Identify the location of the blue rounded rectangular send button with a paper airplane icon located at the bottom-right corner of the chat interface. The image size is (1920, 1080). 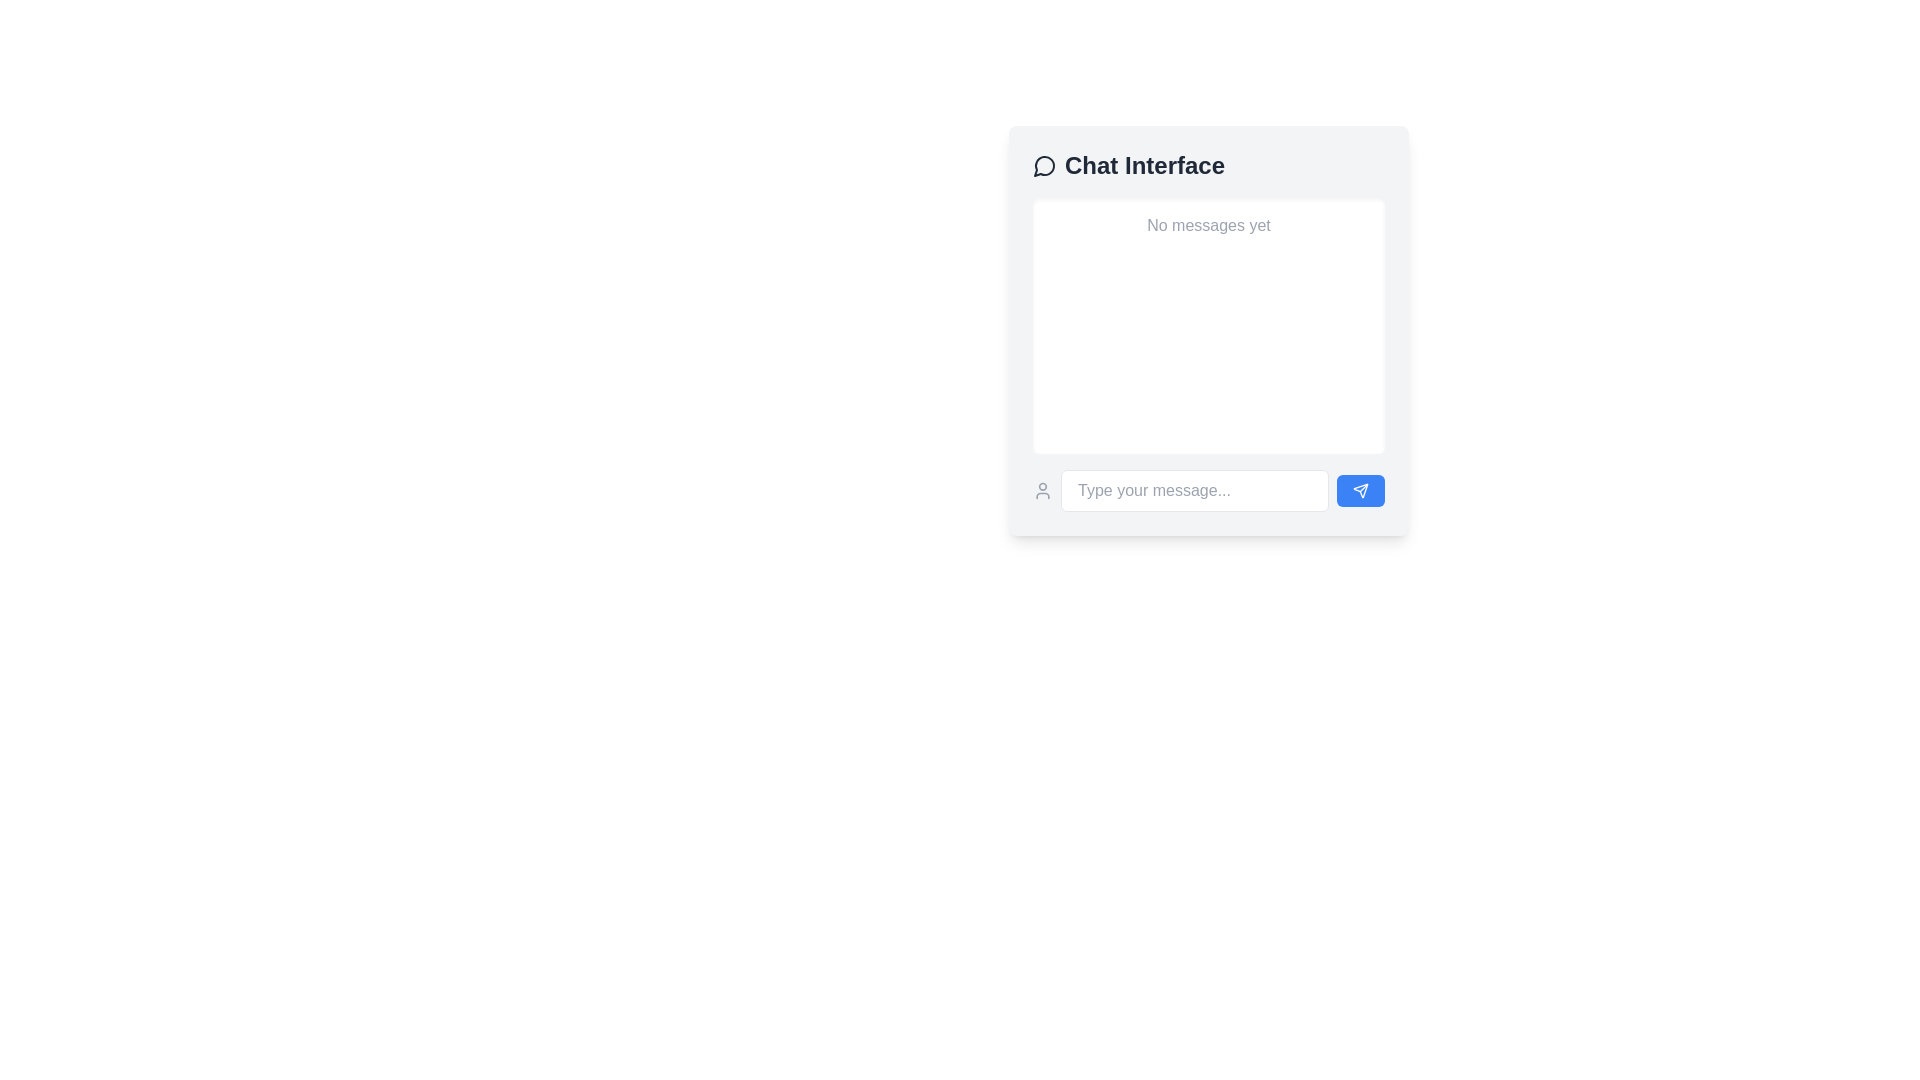
(1360, 490).